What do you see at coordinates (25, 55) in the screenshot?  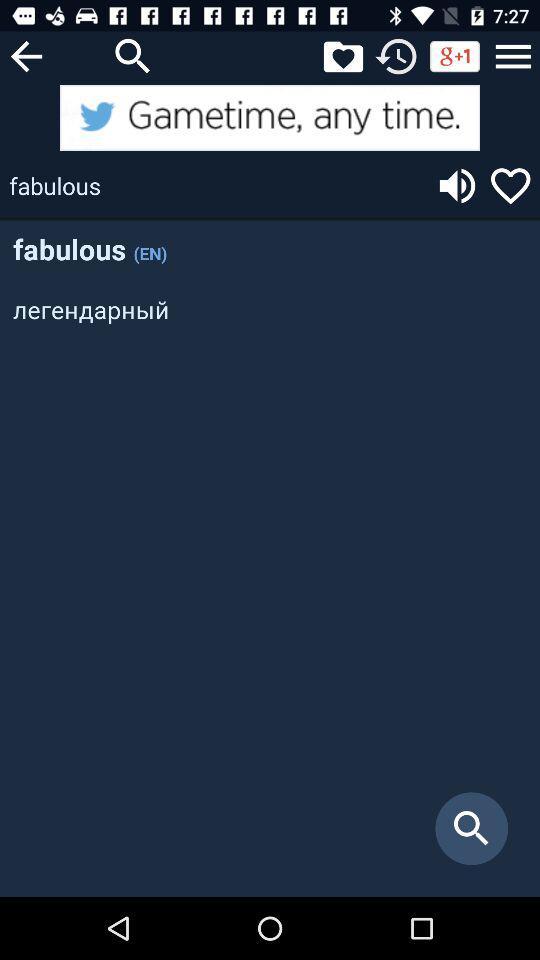 I see `the arrow_backward icon` at bounding box center [25, 55].